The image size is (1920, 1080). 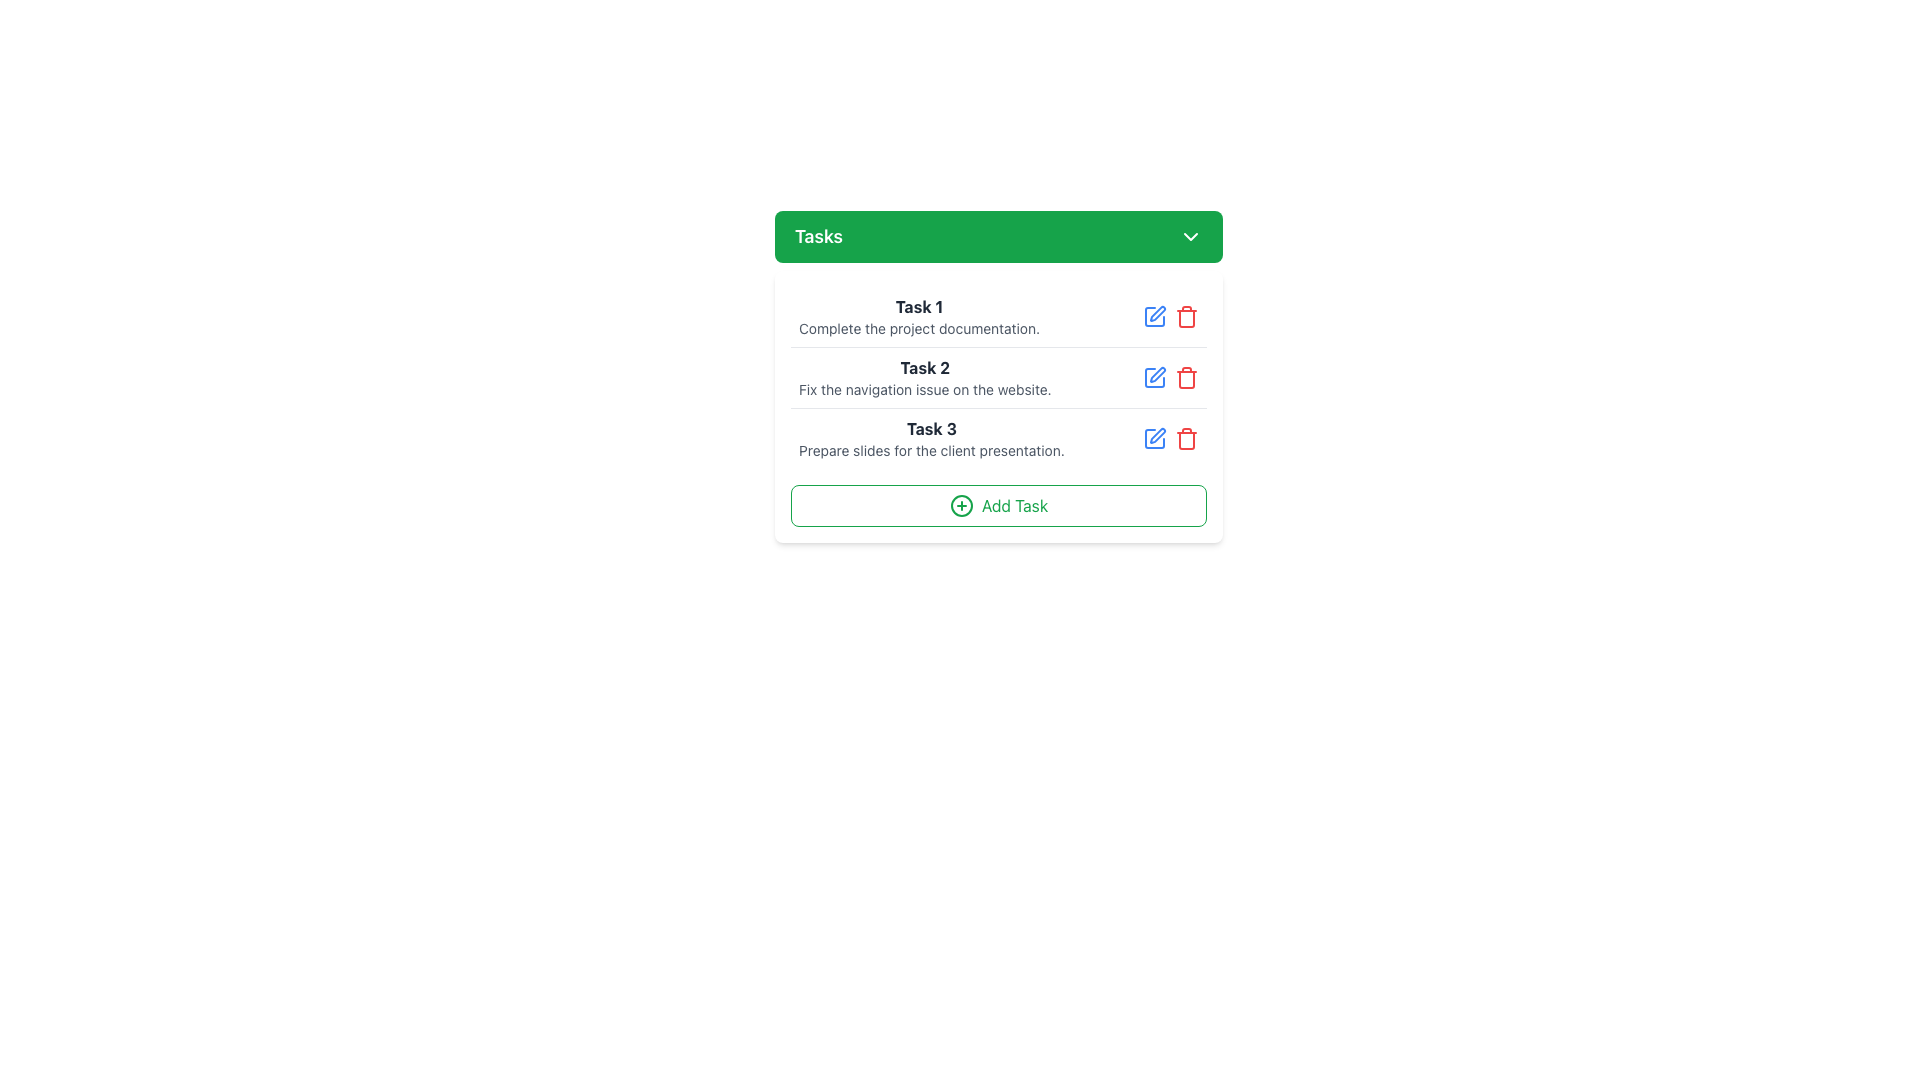 What do you see at coordinates (818, 235) in the screenshot?
I see `text content of the Text Label located in the green header bar at the top of the card layout, which is the leftmost item next to an arrow icon` at bounding box center [818, 235].